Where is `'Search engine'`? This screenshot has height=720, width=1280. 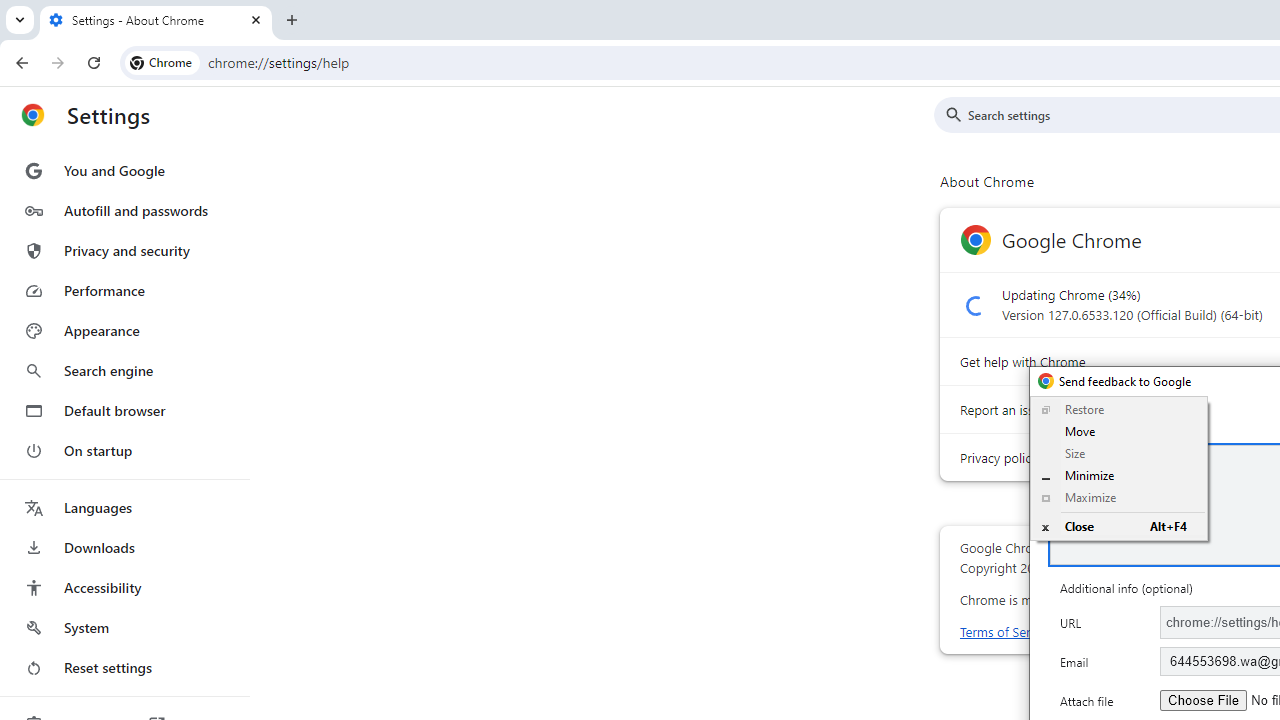
'Search engine' is located at coordinates (123, 371).